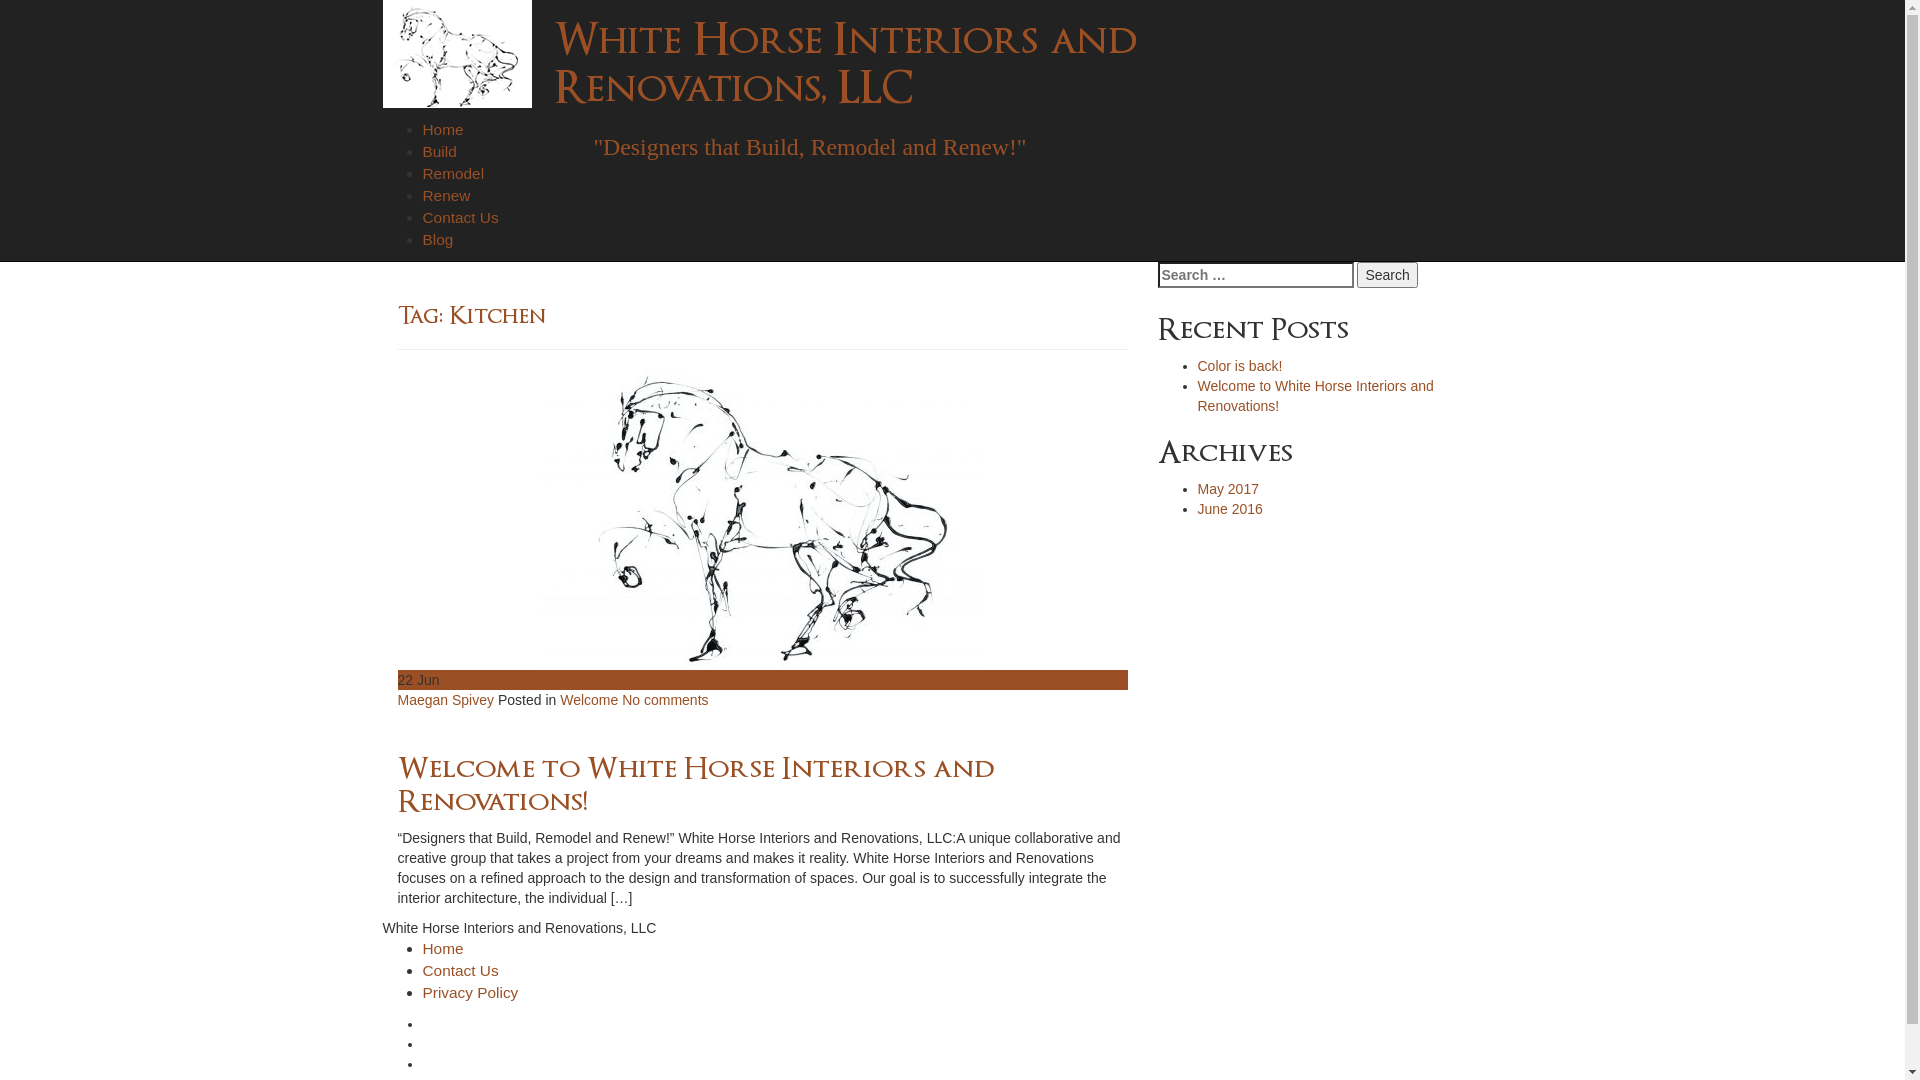  I want to click on 'Search', so click(1386, 274).